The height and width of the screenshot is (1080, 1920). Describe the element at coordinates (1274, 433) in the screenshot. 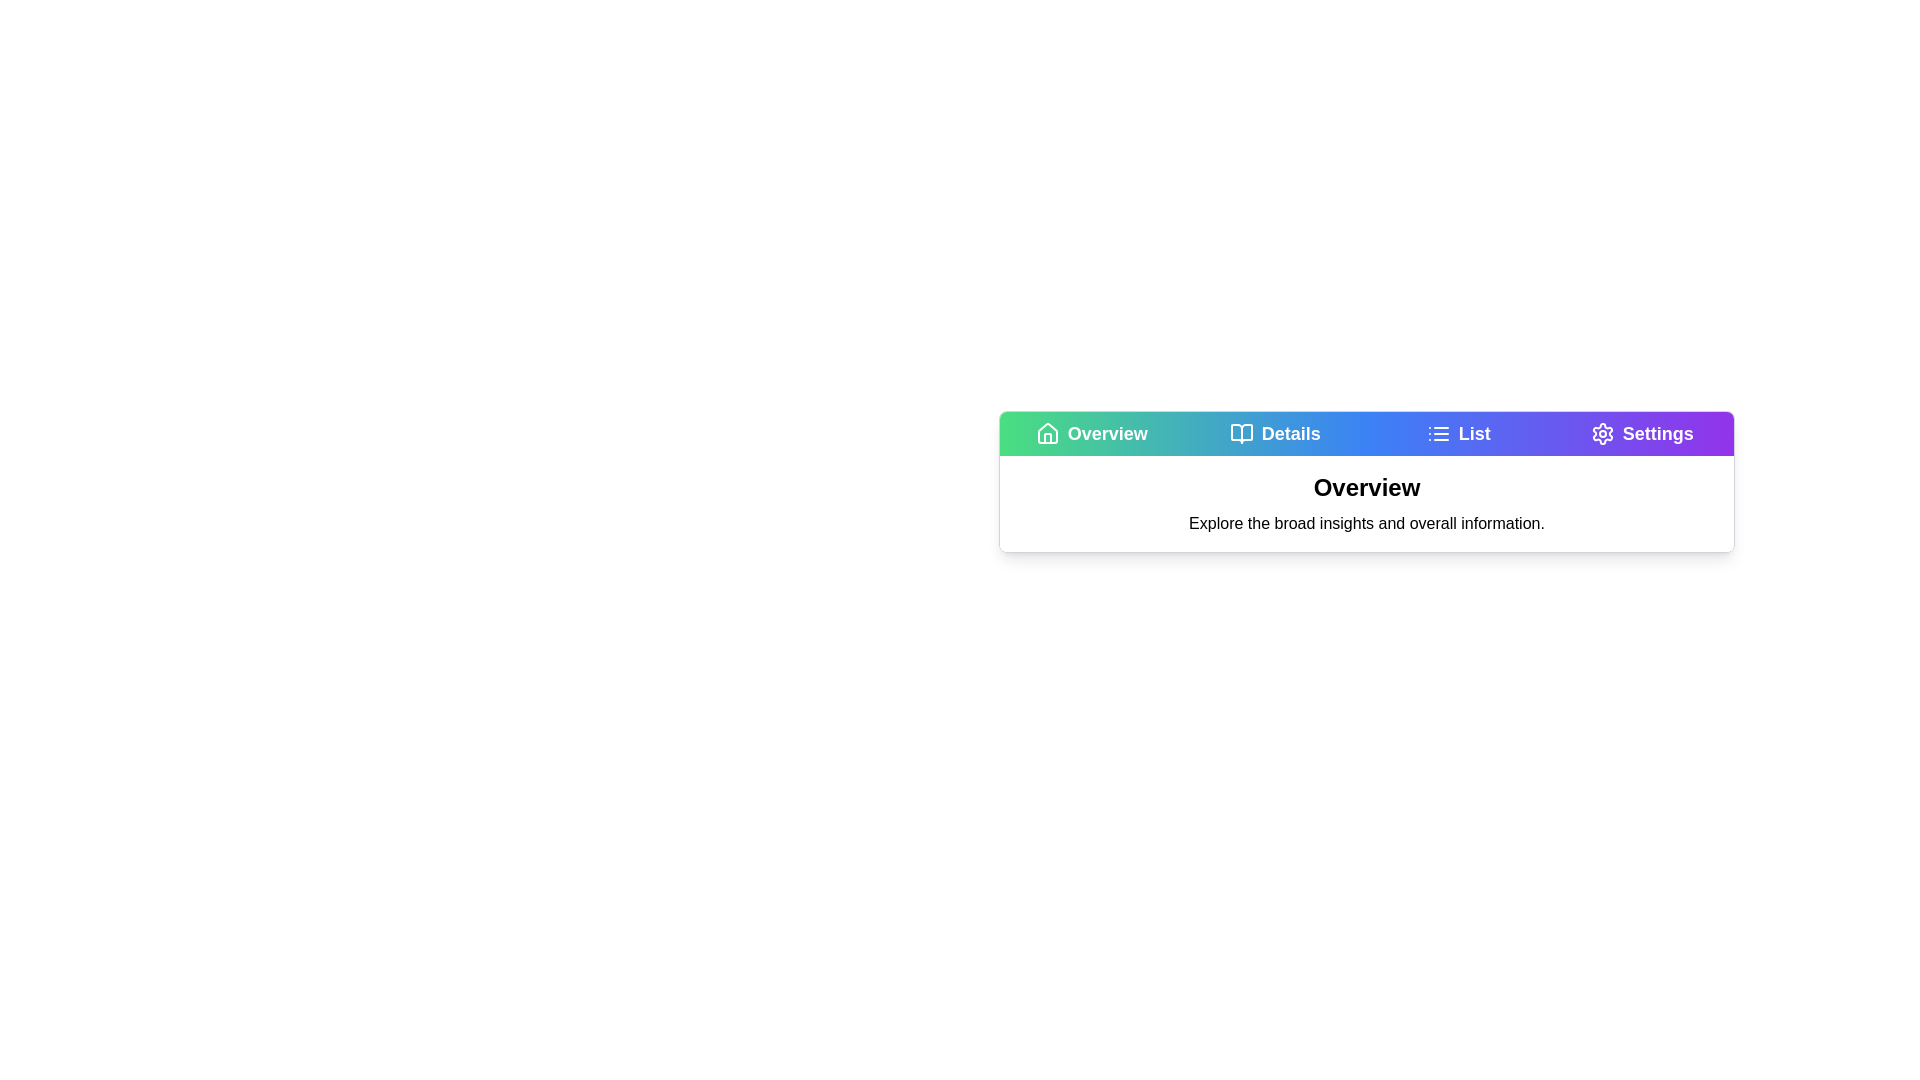

I see `the 'Details' button in the navigation bar, which is labeled with white bold text and has an icon of an open book to its left` at that location.